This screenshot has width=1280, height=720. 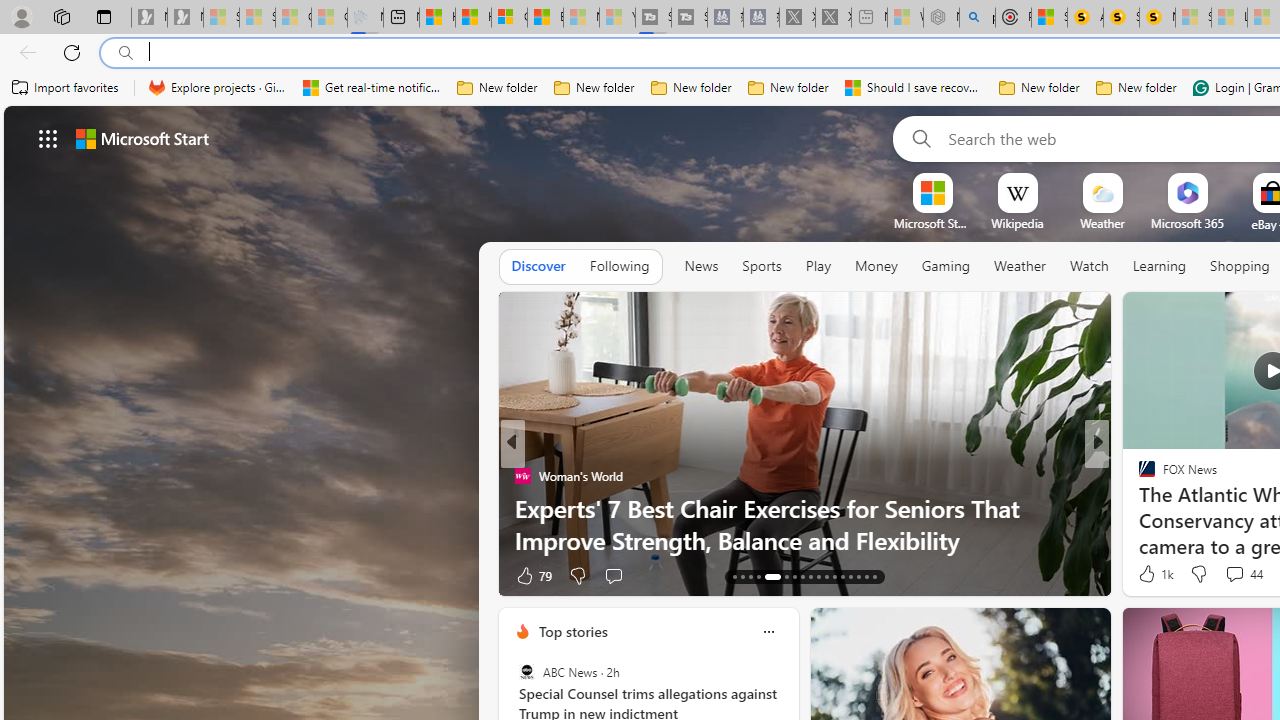 I want to click on 'Newsletter Sign Up - Sleeping', so click(x=185, y=17).